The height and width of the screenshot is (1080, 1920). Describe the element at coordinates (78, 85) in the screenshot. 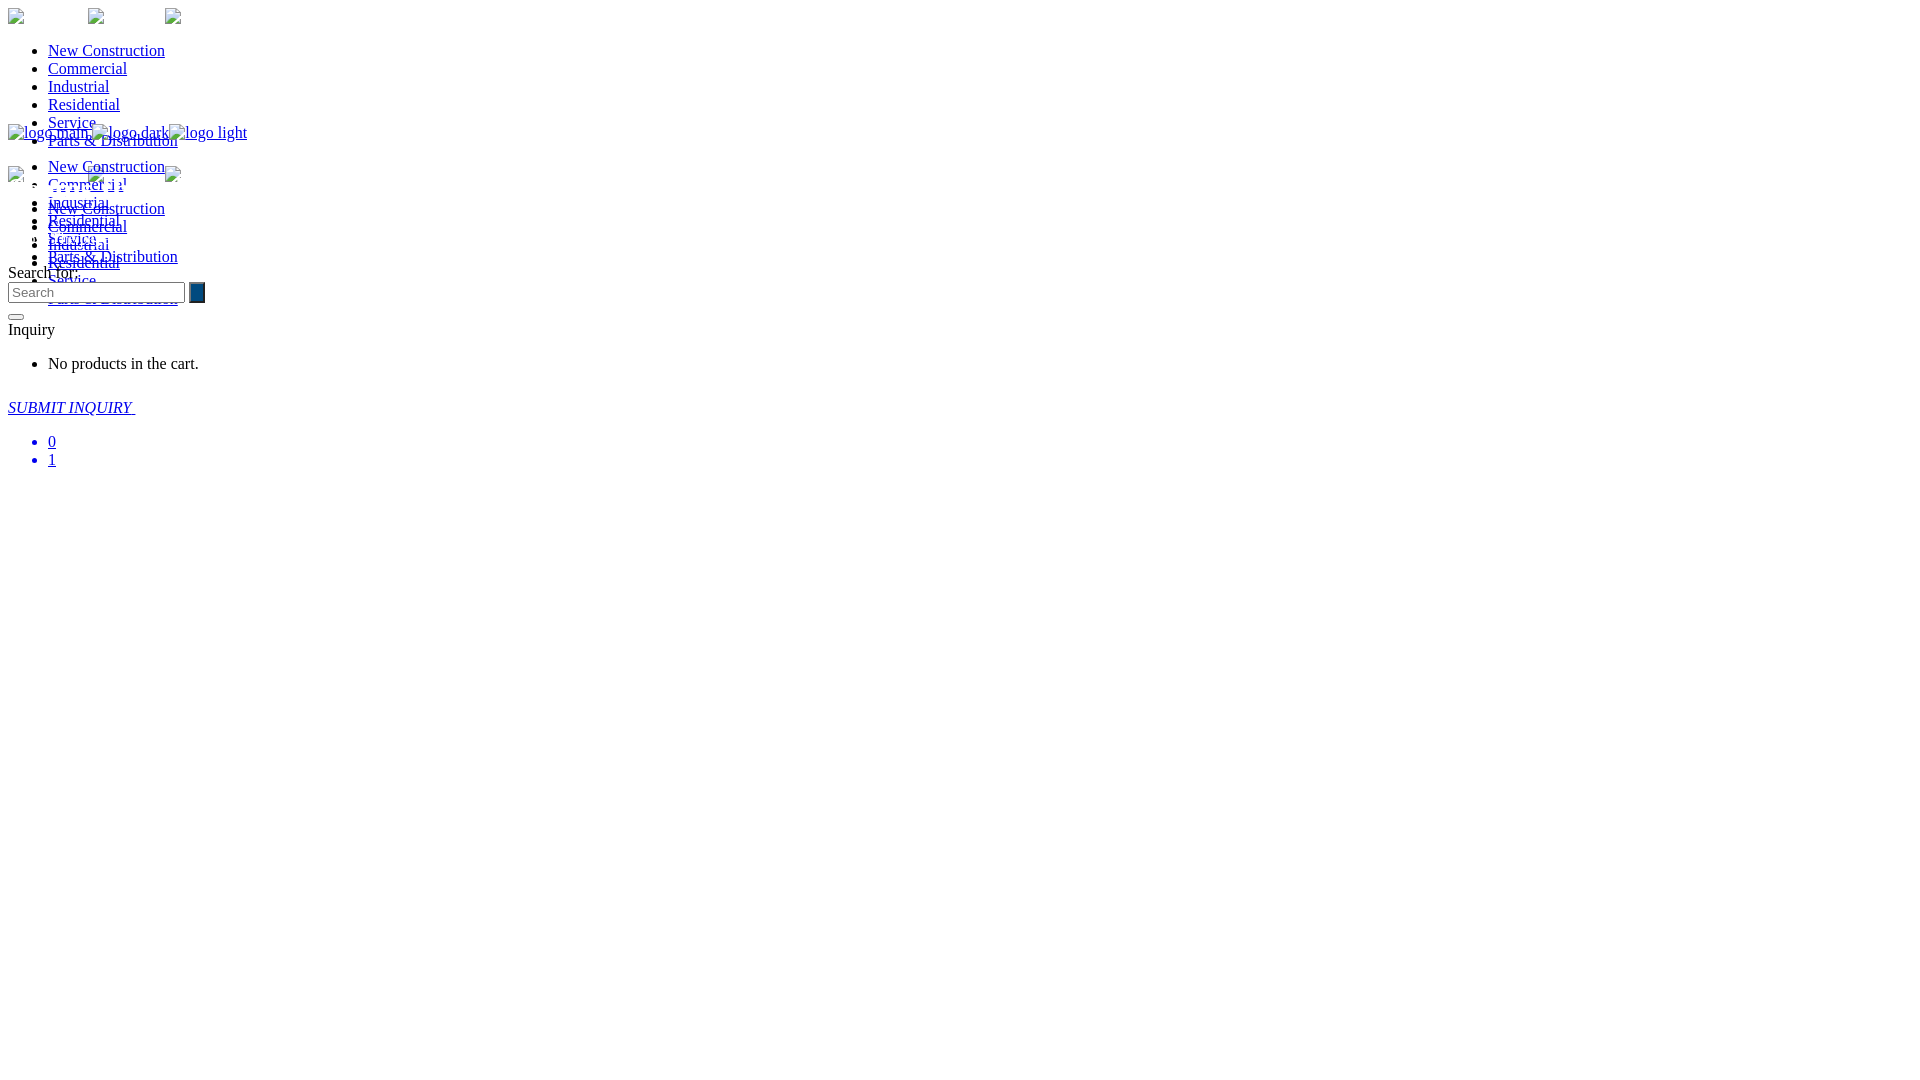

I see `'Industrial'` at that location.